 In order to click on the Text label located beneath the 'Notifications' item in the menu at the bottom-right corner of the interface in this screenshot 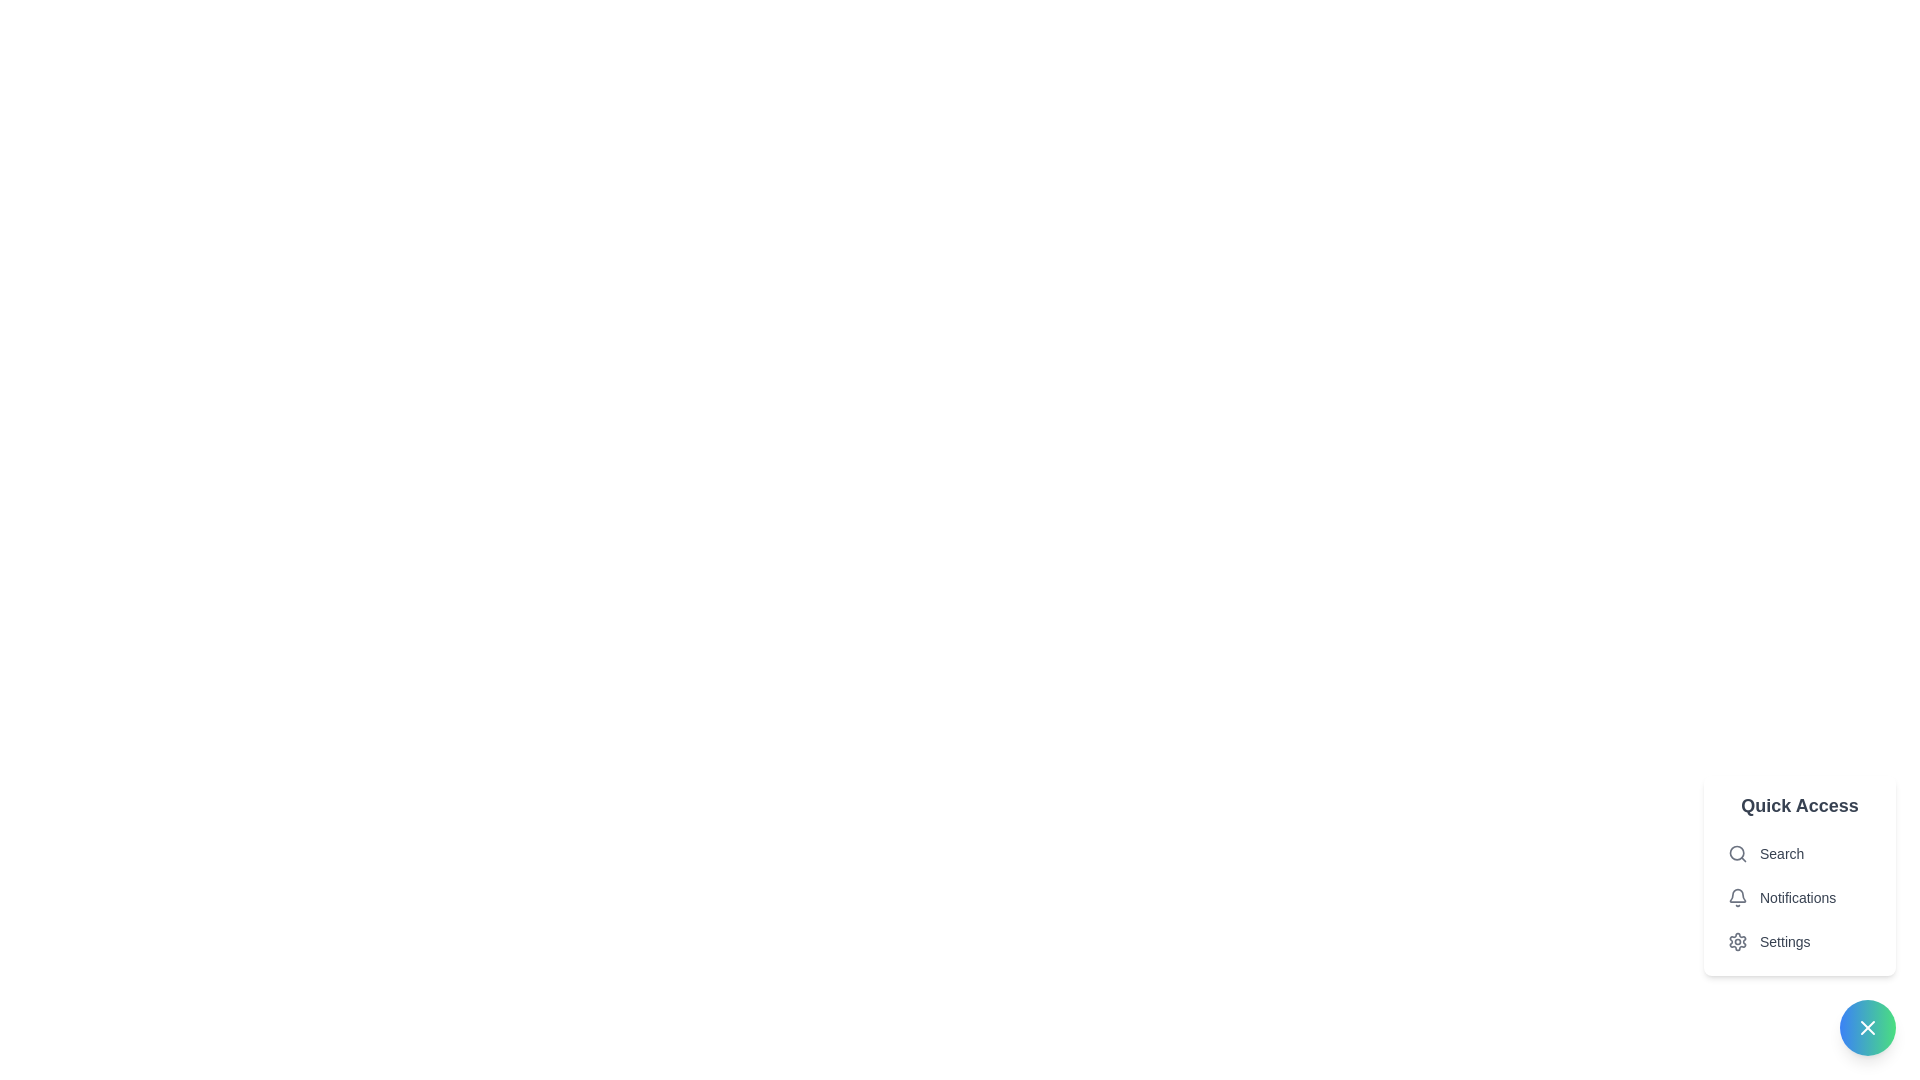, I will do `click(1785, 941)`.